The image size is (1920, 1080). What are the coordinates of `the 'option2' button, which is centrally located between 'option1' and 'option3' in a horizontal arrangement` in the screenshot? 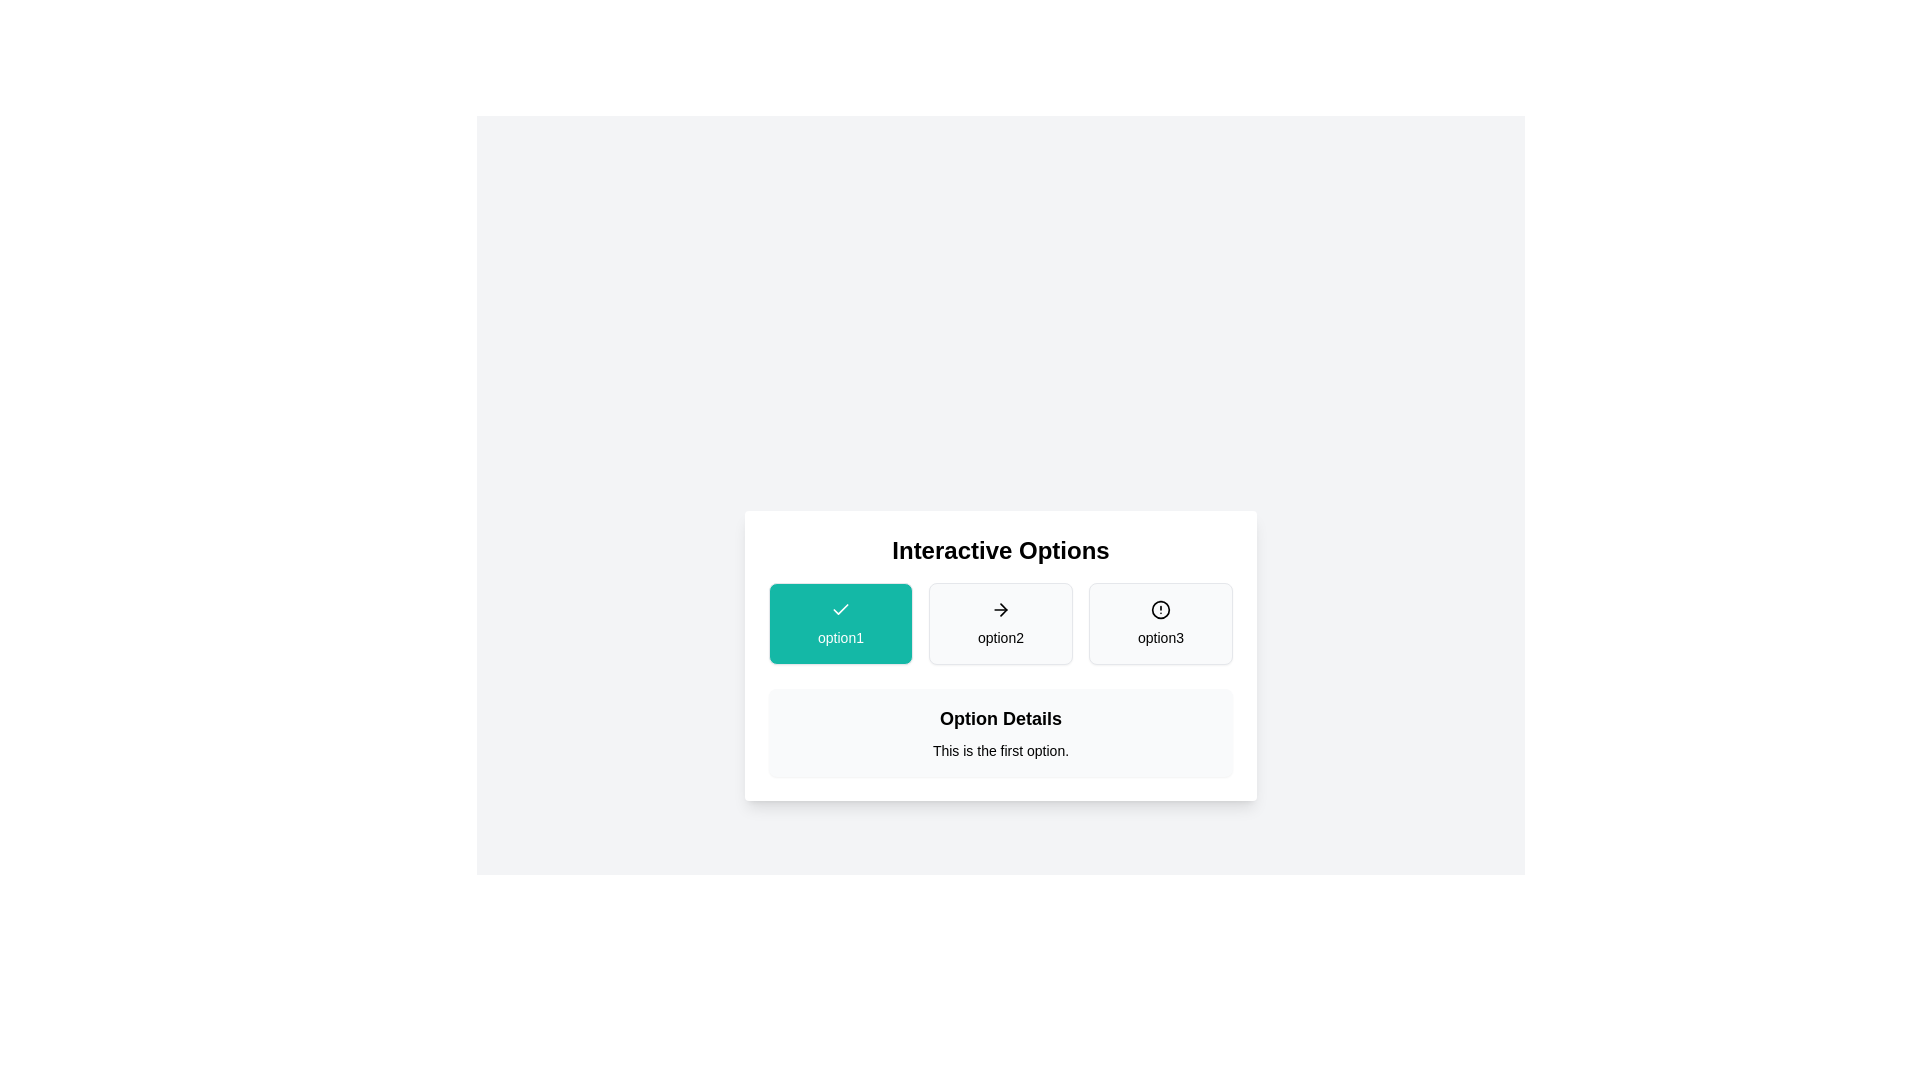 It's located at (1001, 623).